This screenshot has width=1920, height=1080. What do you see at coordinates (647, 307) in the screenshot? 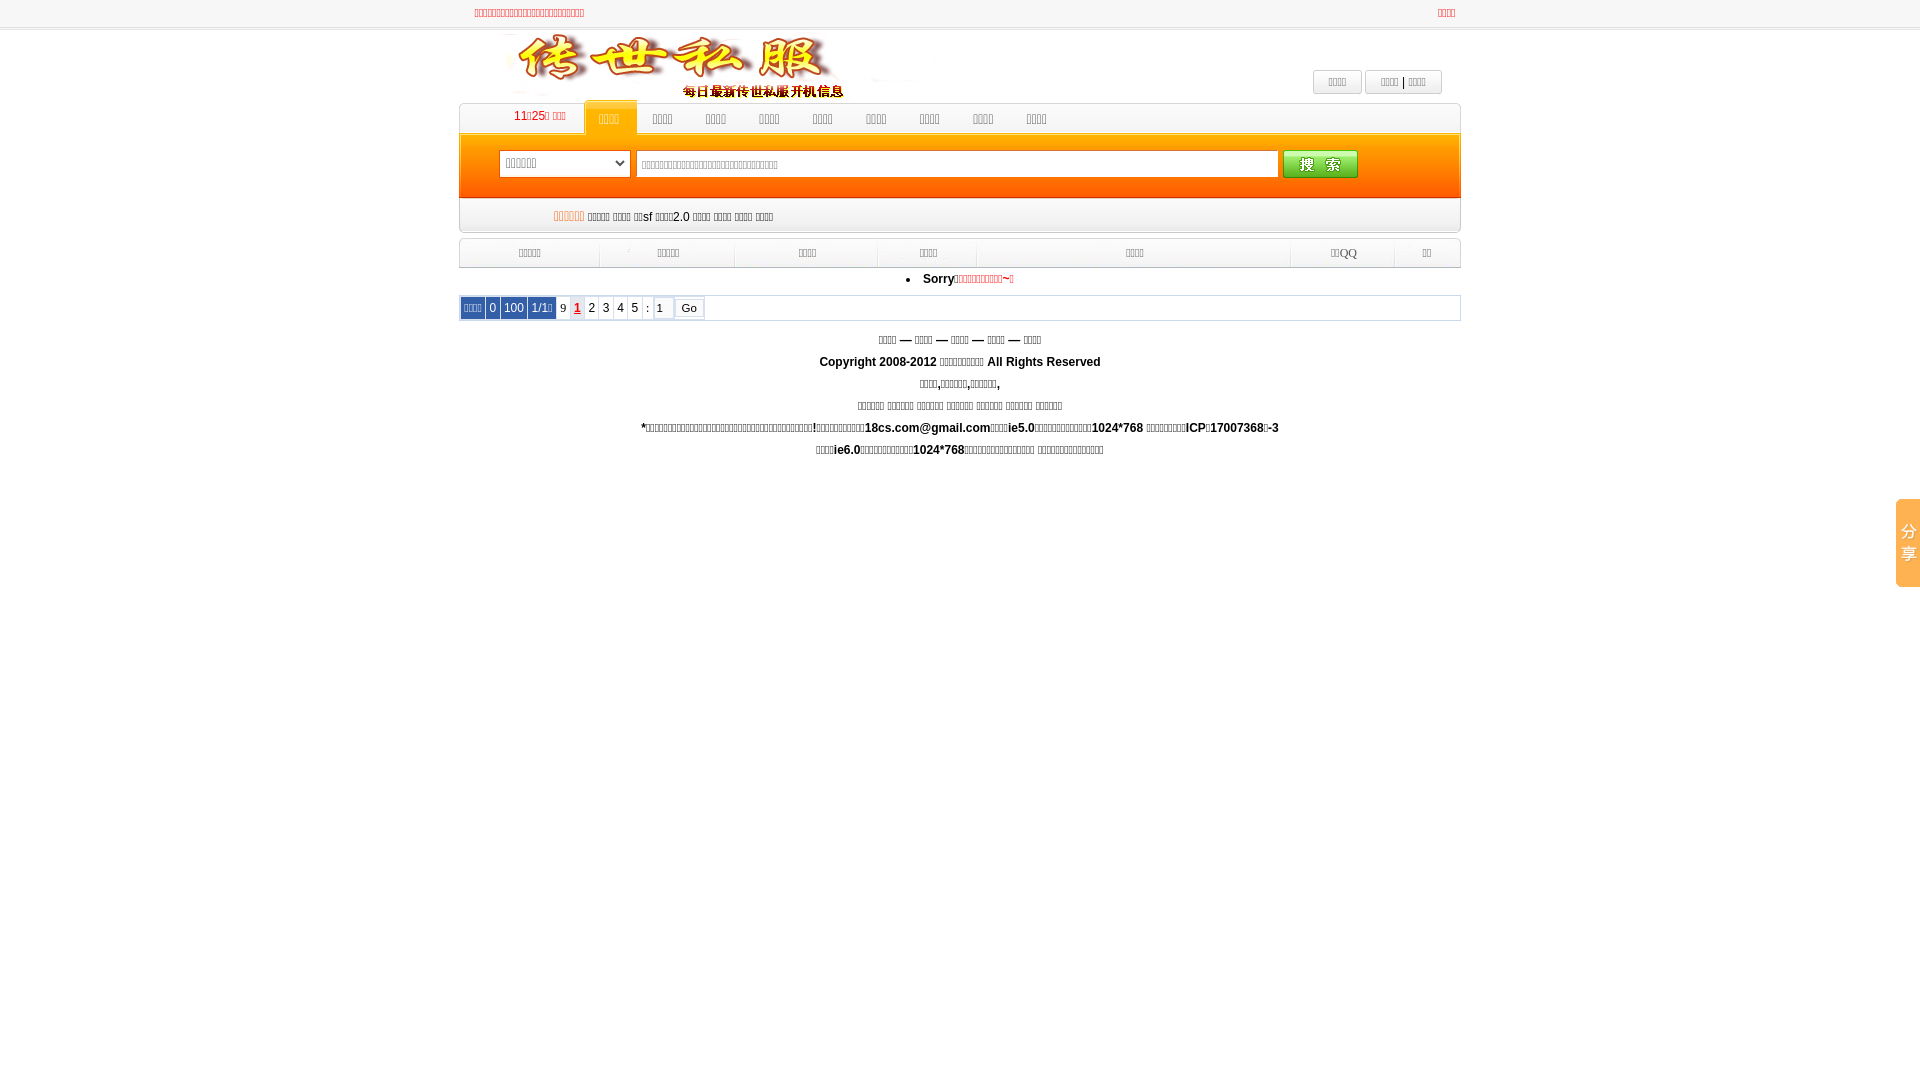
I see `':'` at bounding box center [647, 307].